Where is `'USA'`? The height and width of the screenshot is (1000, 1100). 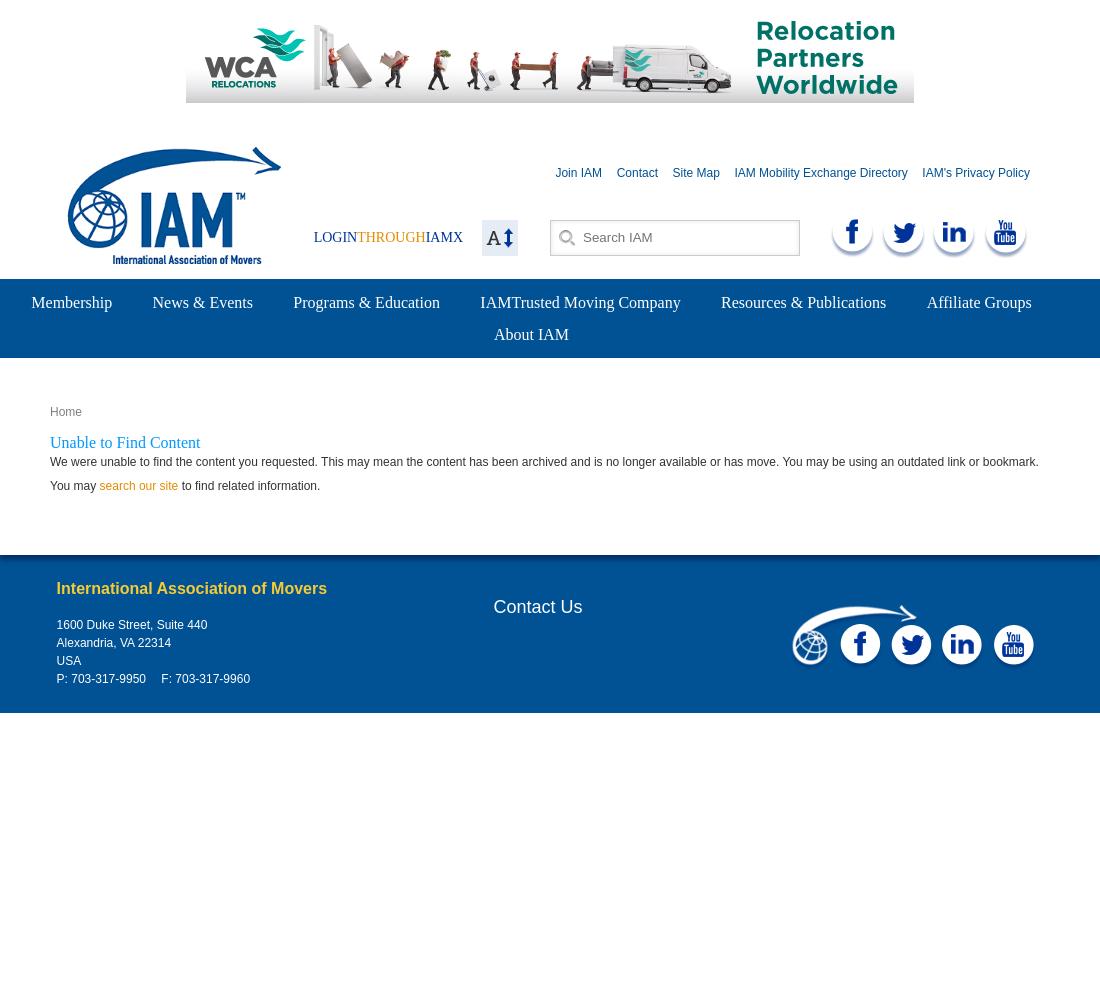 'USA' is located at coordinates (67, 661).